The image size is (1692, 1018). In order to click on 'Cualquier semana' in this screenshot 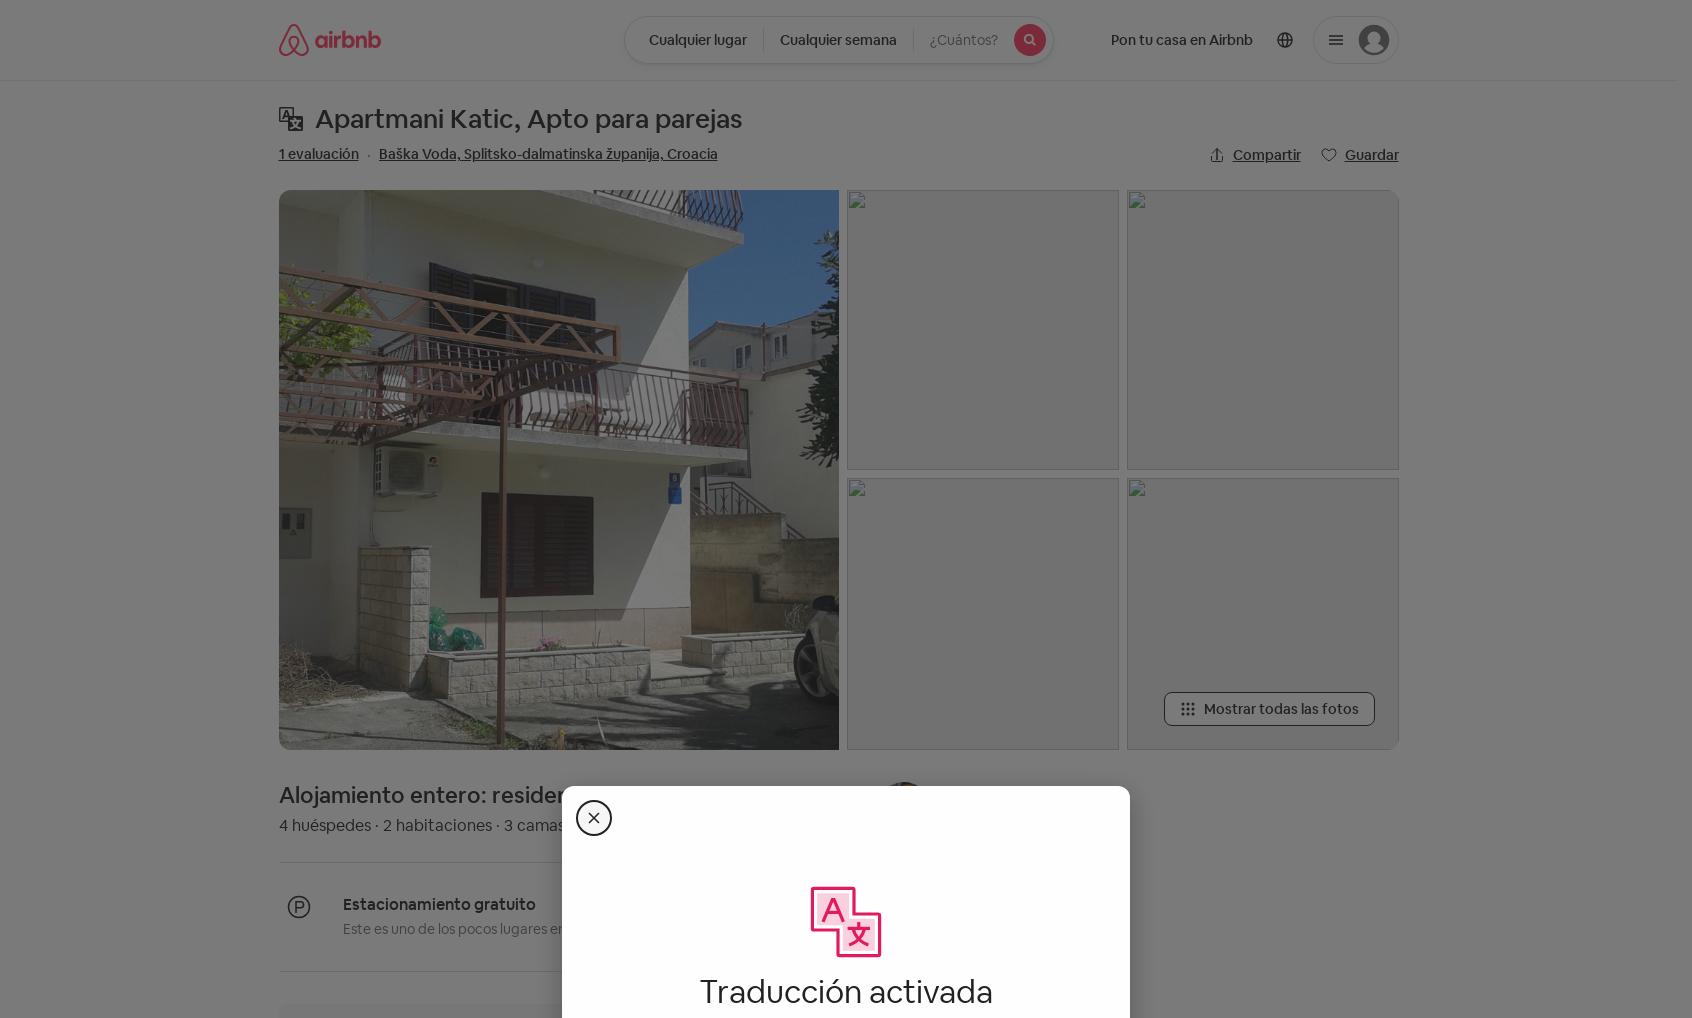, I will do `click(837, 39)`.